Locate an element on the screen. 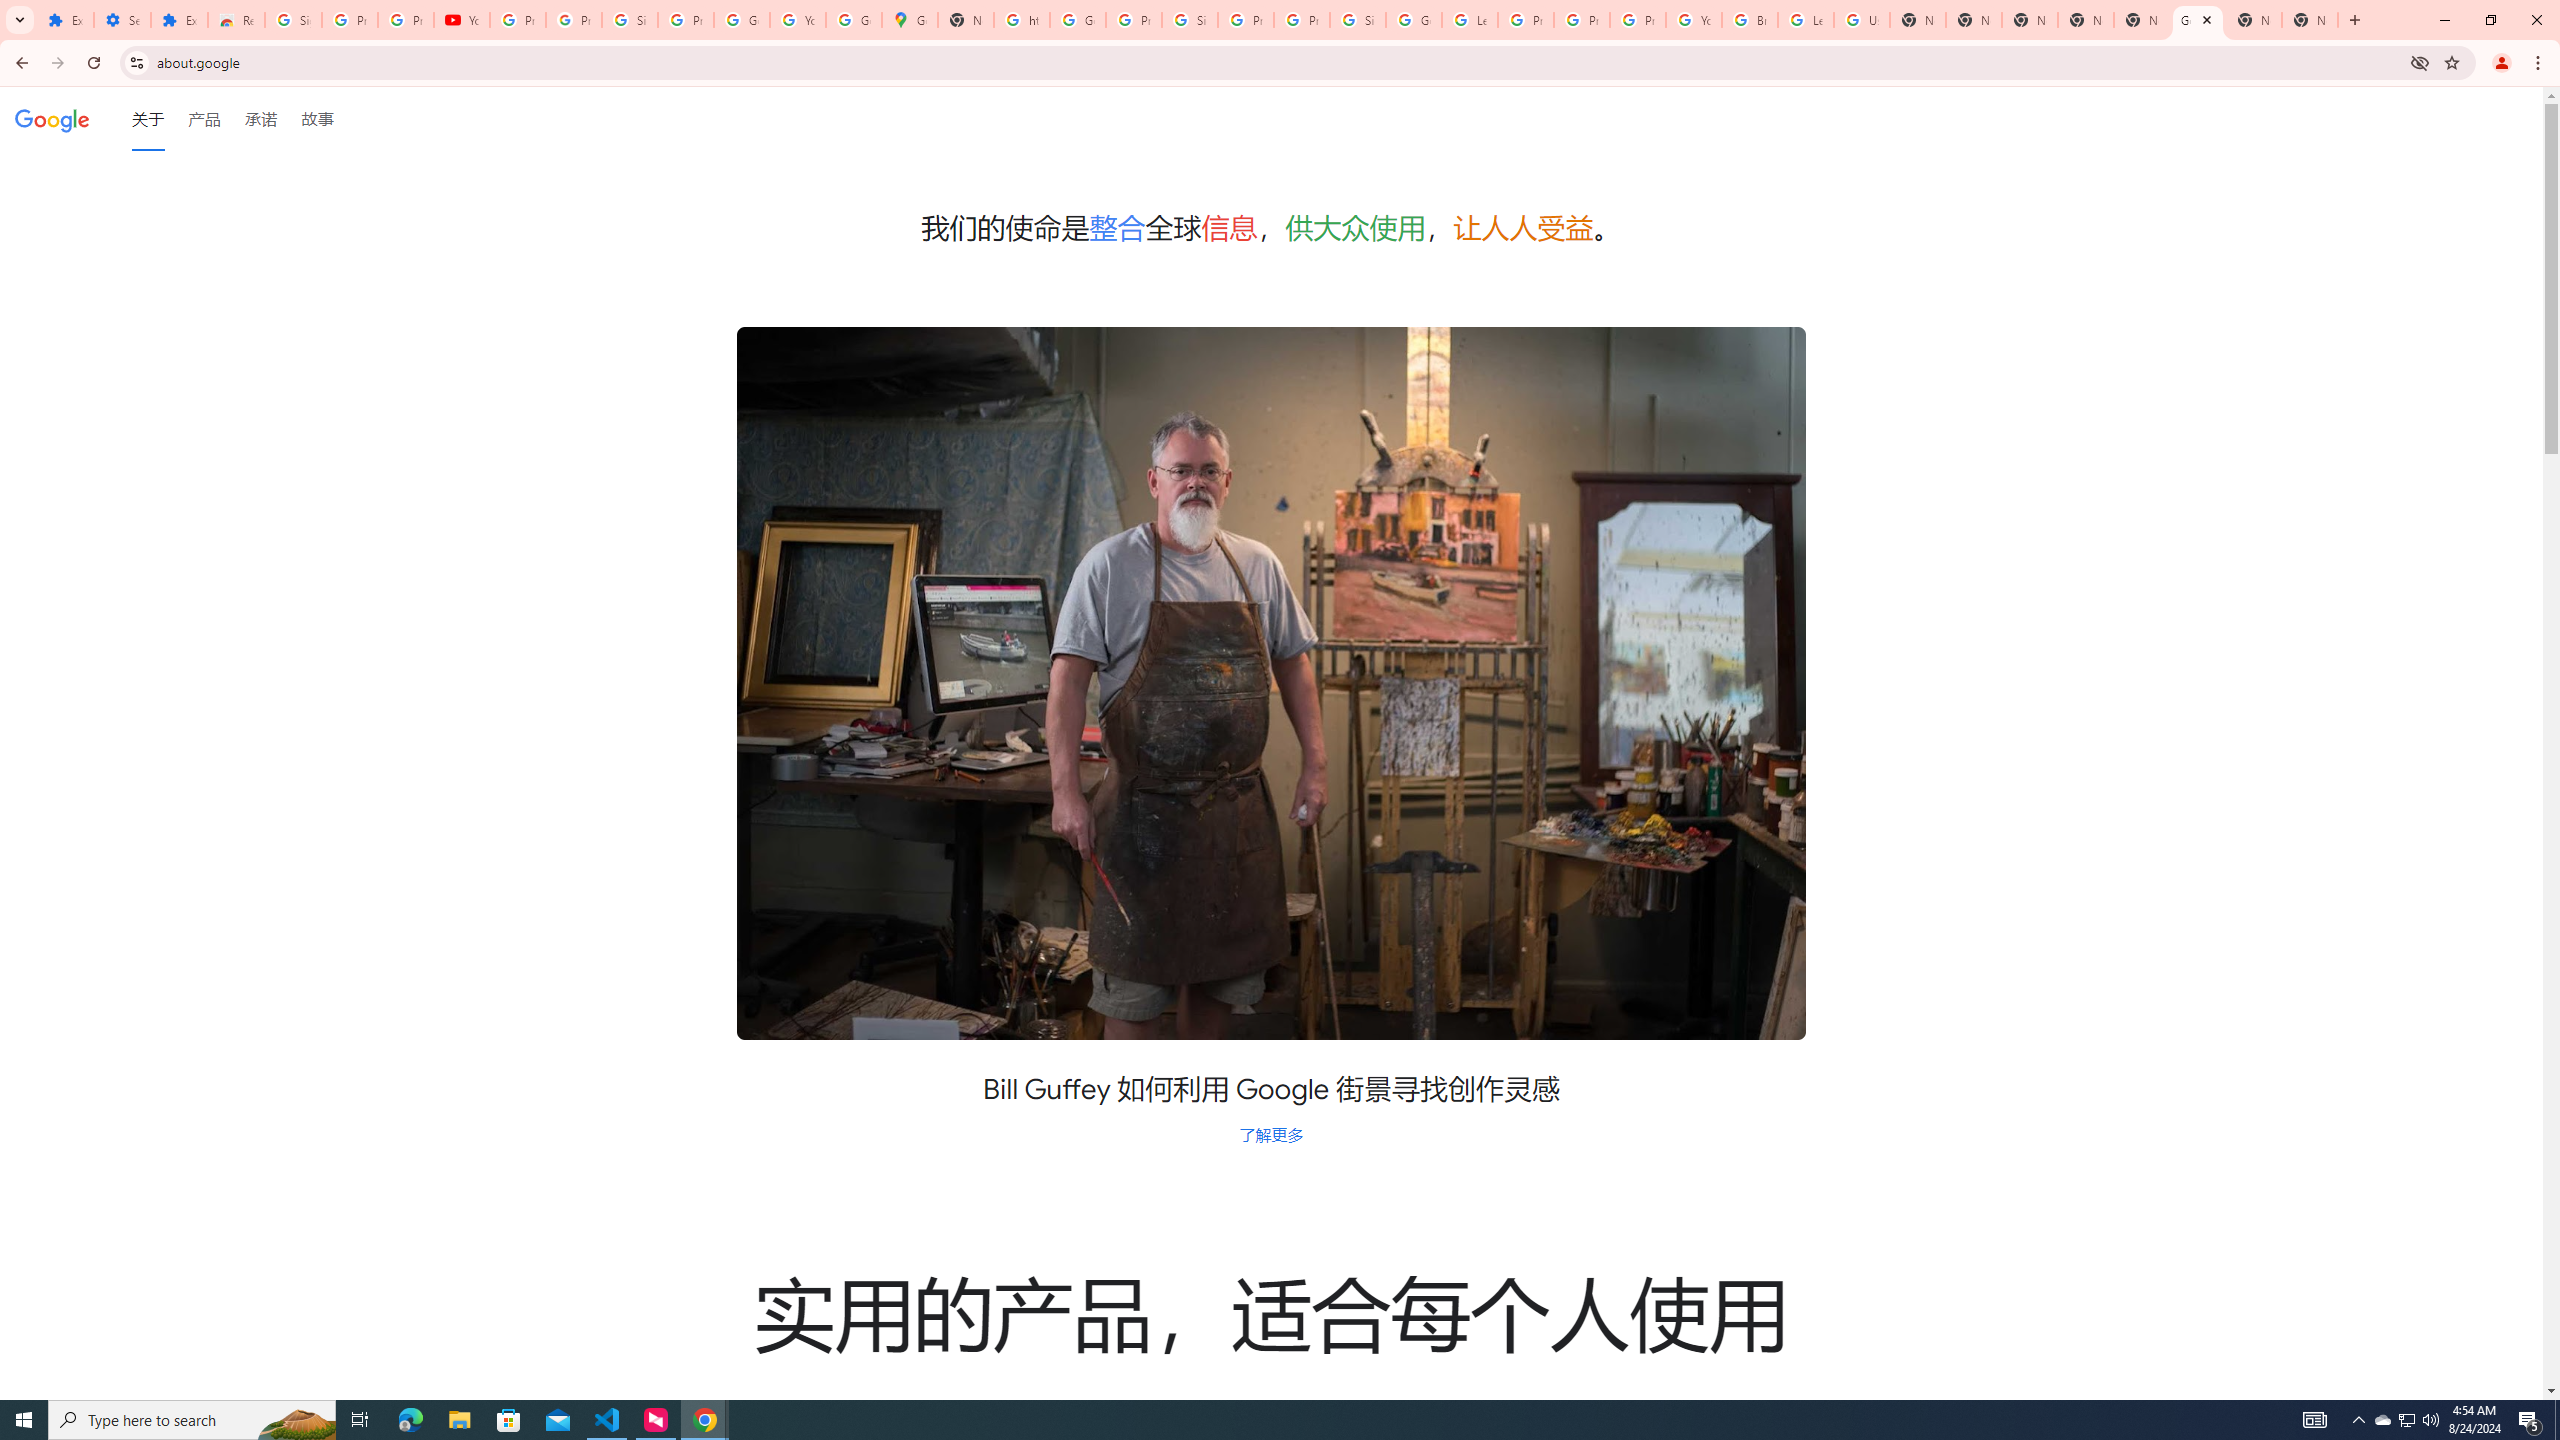  'New Tab' is located at coordinates (2310, 19).